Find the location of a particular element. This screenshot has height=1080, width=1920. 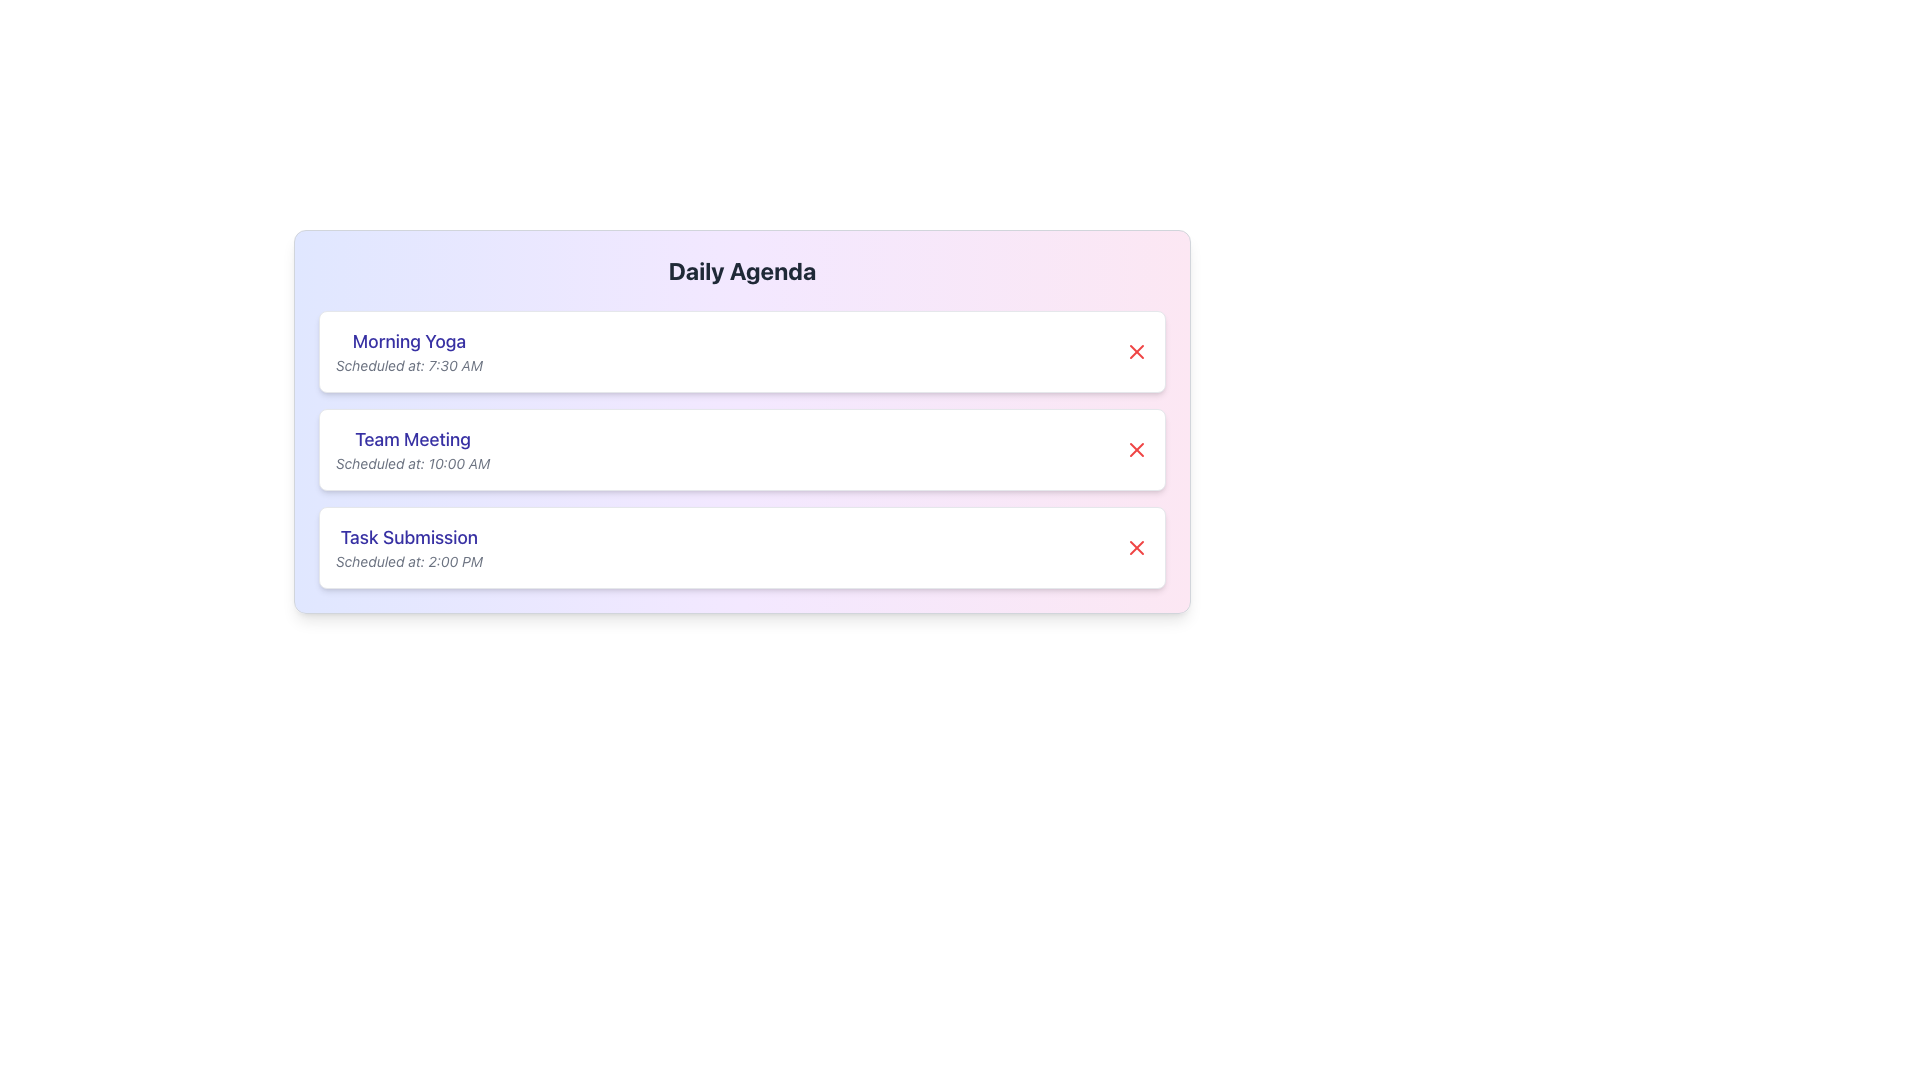

the Text Label that reads 'Scheduled at: 7:30 AM', which is styled in smaller italicized gray font and located directly below the title 'Morning Yoga' in the first agenda item of the 'Daily Agenda' list is located at coordinates (408, 366).